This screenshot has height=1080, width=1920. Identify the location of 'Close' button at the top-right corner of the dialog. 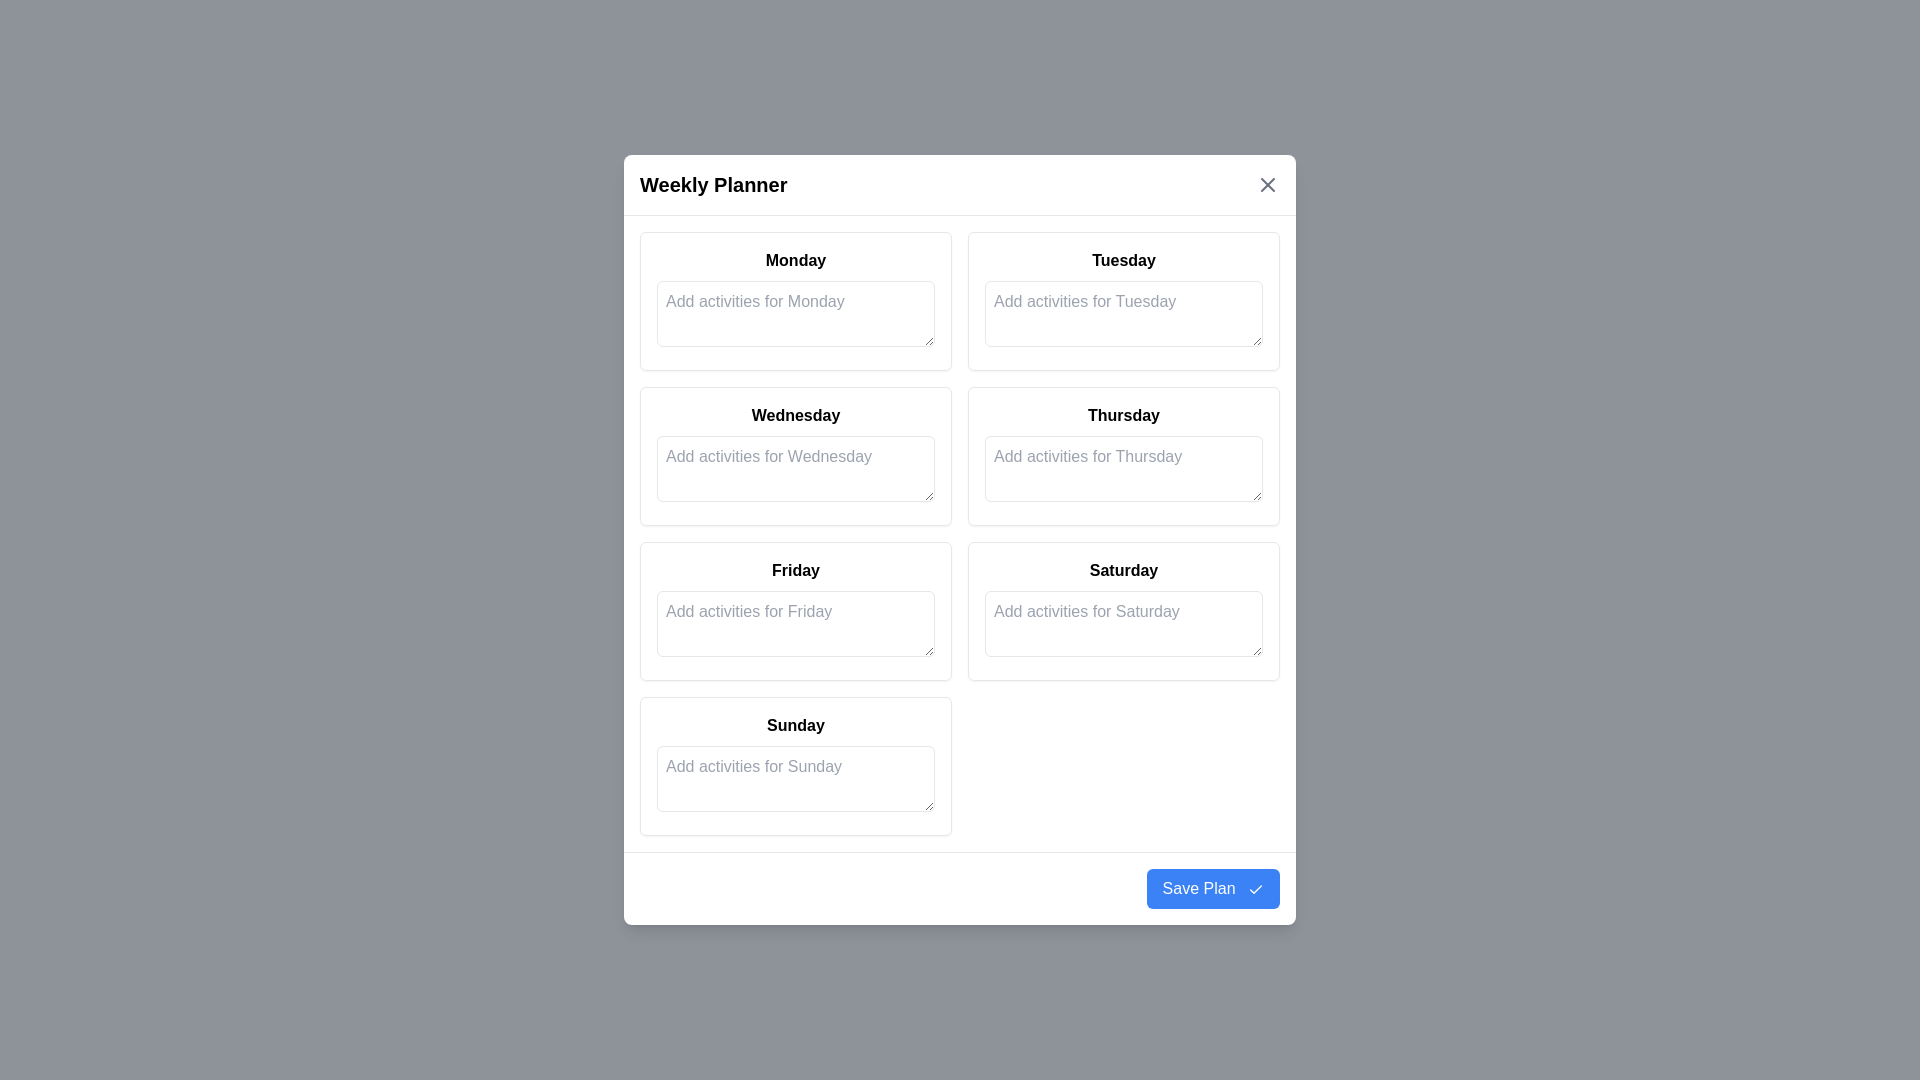
(1266, 185).